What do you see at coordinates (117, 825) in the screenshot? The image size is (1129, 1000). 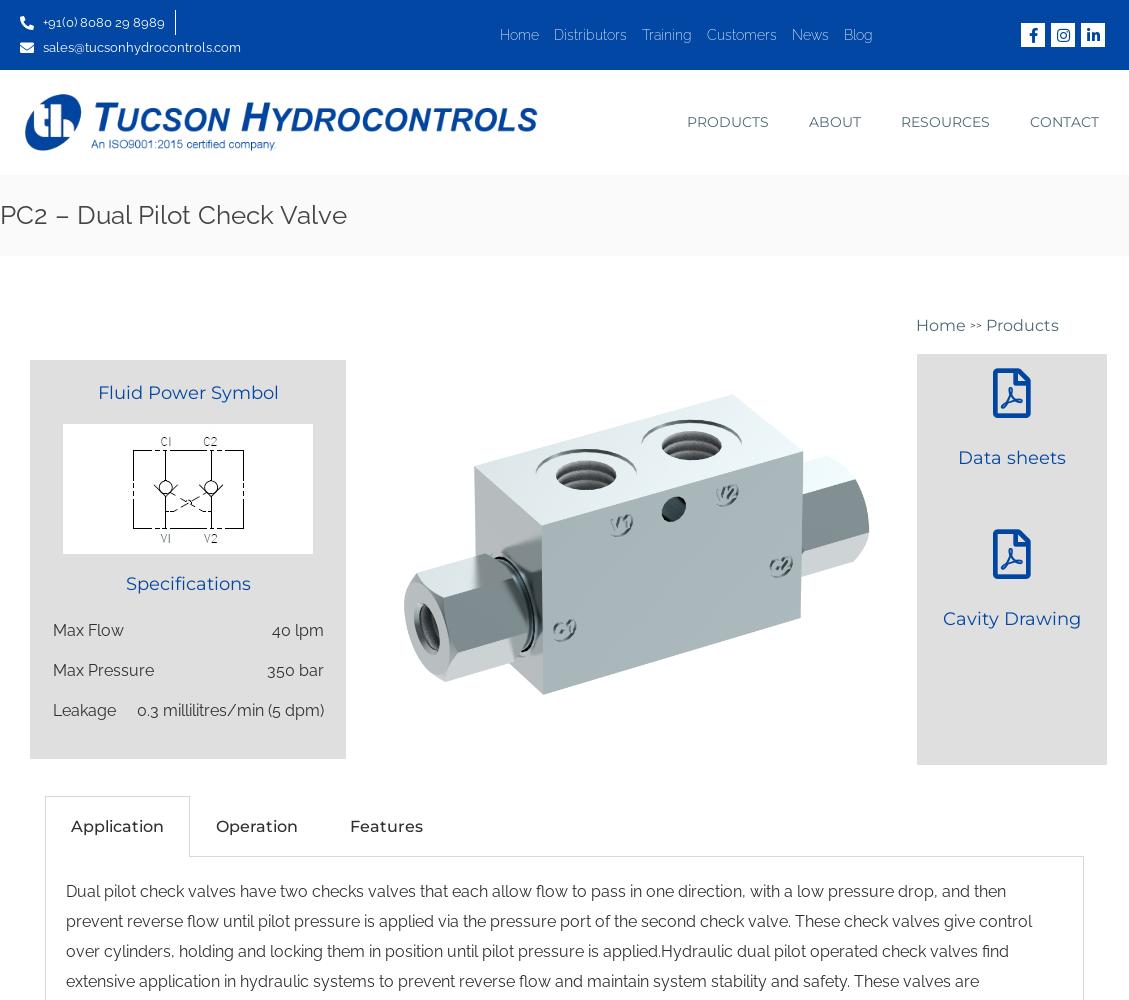 I see `'Application'` at bounding box center [117, 825].